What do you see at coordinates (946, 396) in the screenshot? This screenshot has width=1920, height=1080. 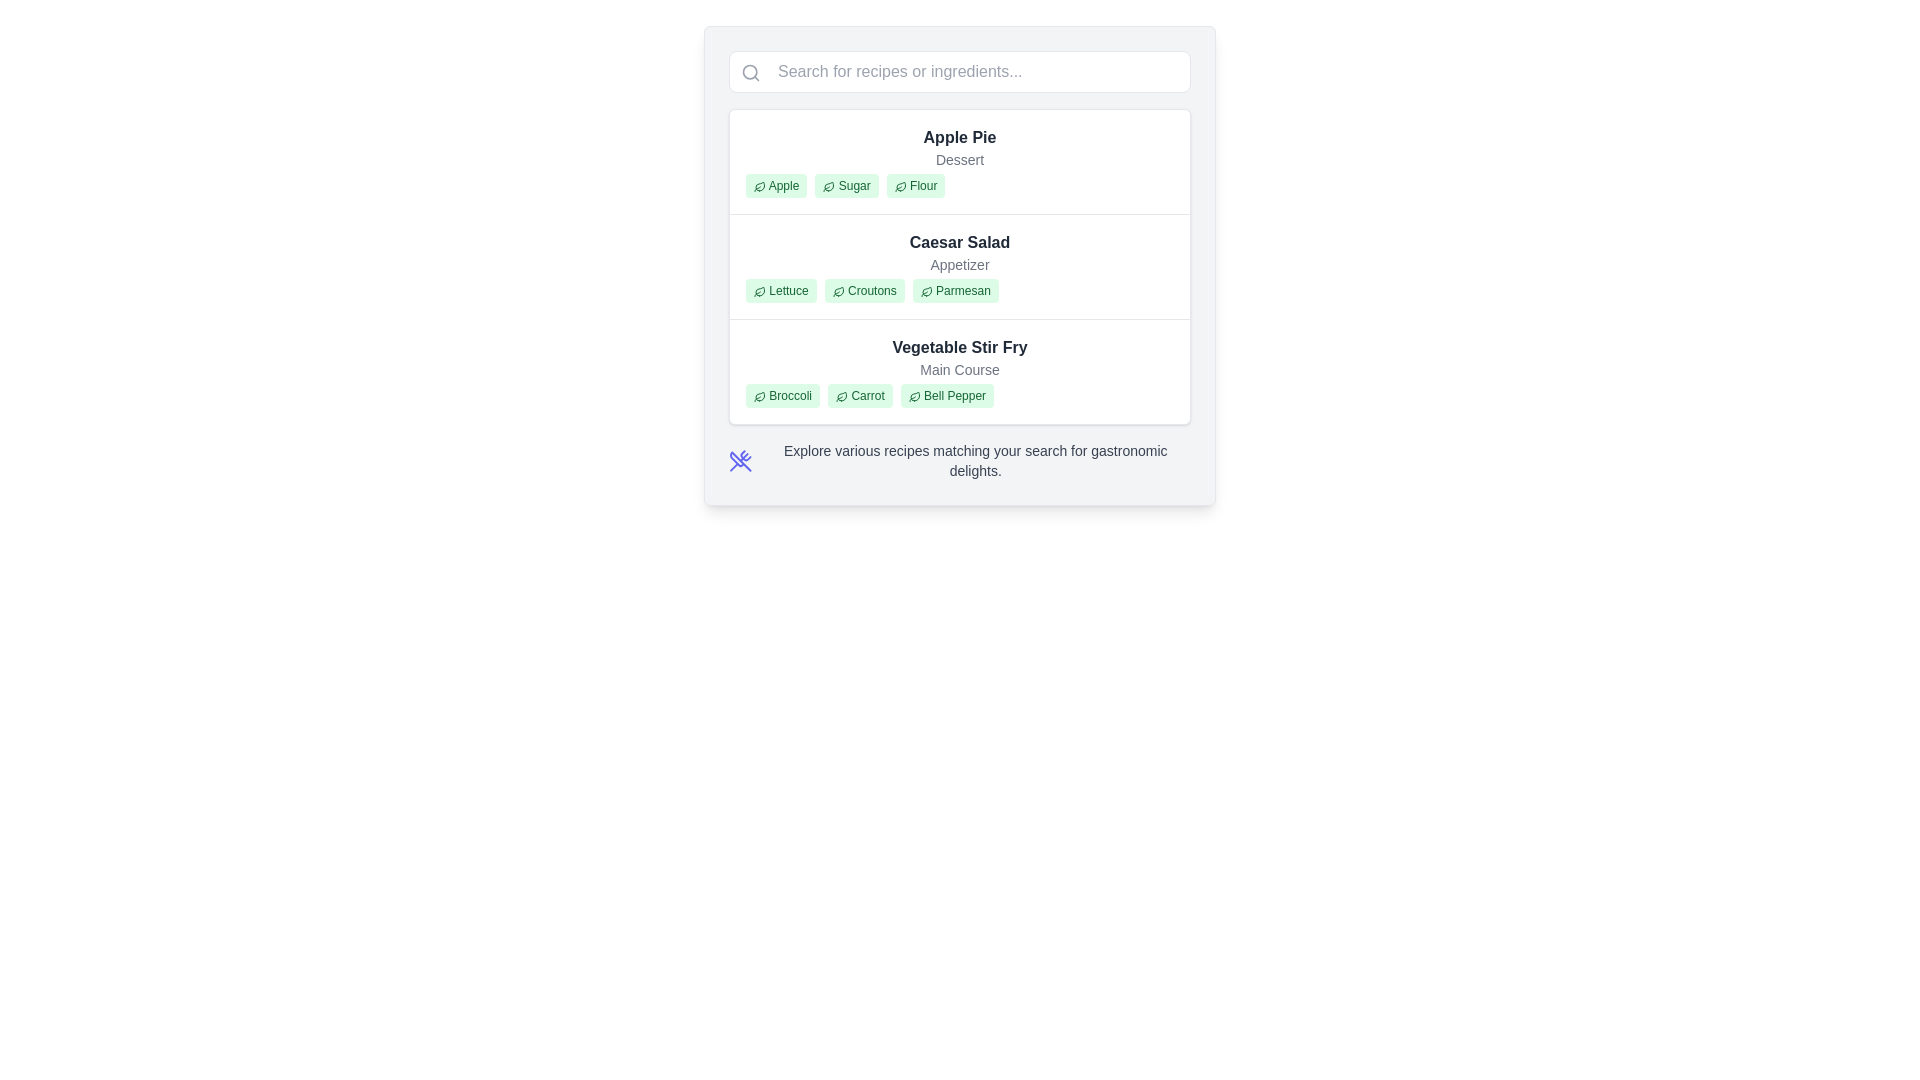 I see `the 'Bell Pepper' label, which is the third label in the ingredient list for the 'Vegetable Stir Fry' recipe` at bounding box center [946, 396].